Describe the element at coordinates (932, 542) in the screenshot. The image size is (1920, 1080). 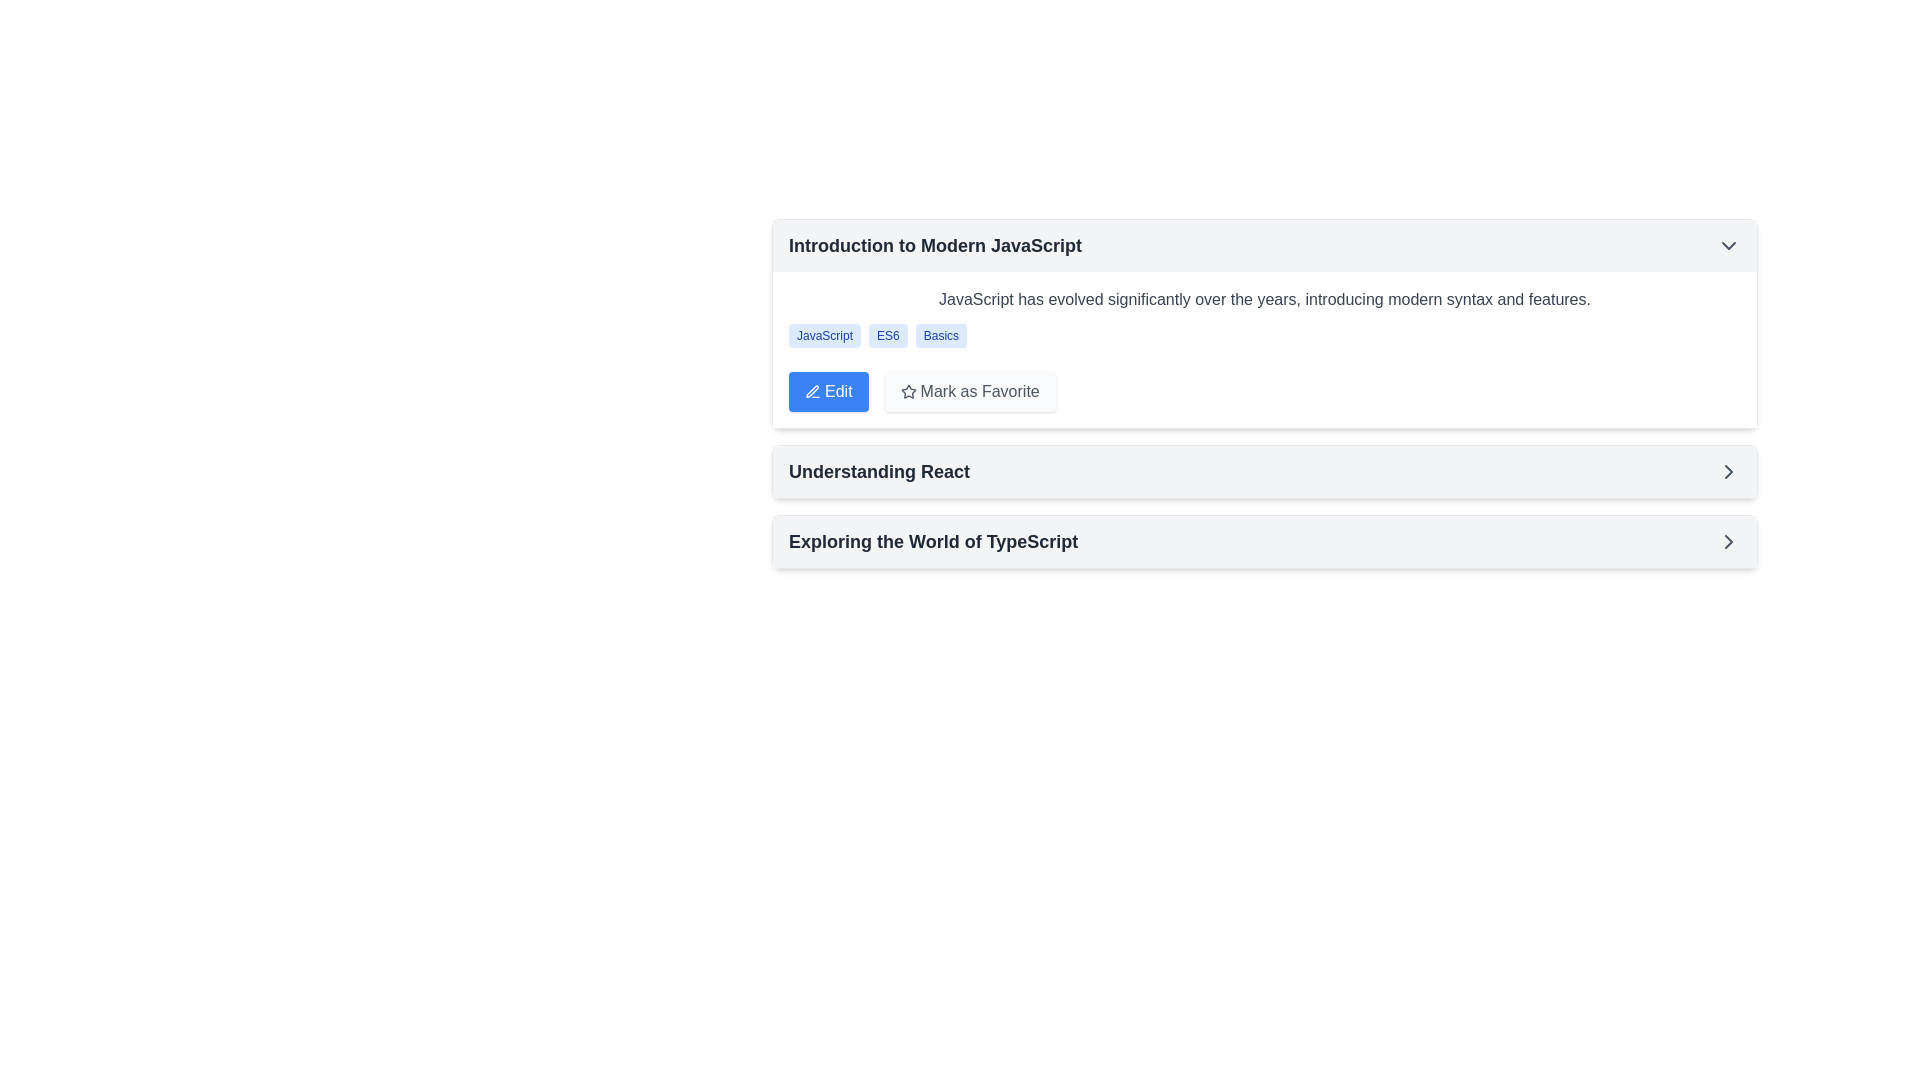
I see `the text label displaying 'Exploring the World of TypeScript', which is positioned at the top-center of a rectangular section, distinctively styled in bold dark gray font` at that location.